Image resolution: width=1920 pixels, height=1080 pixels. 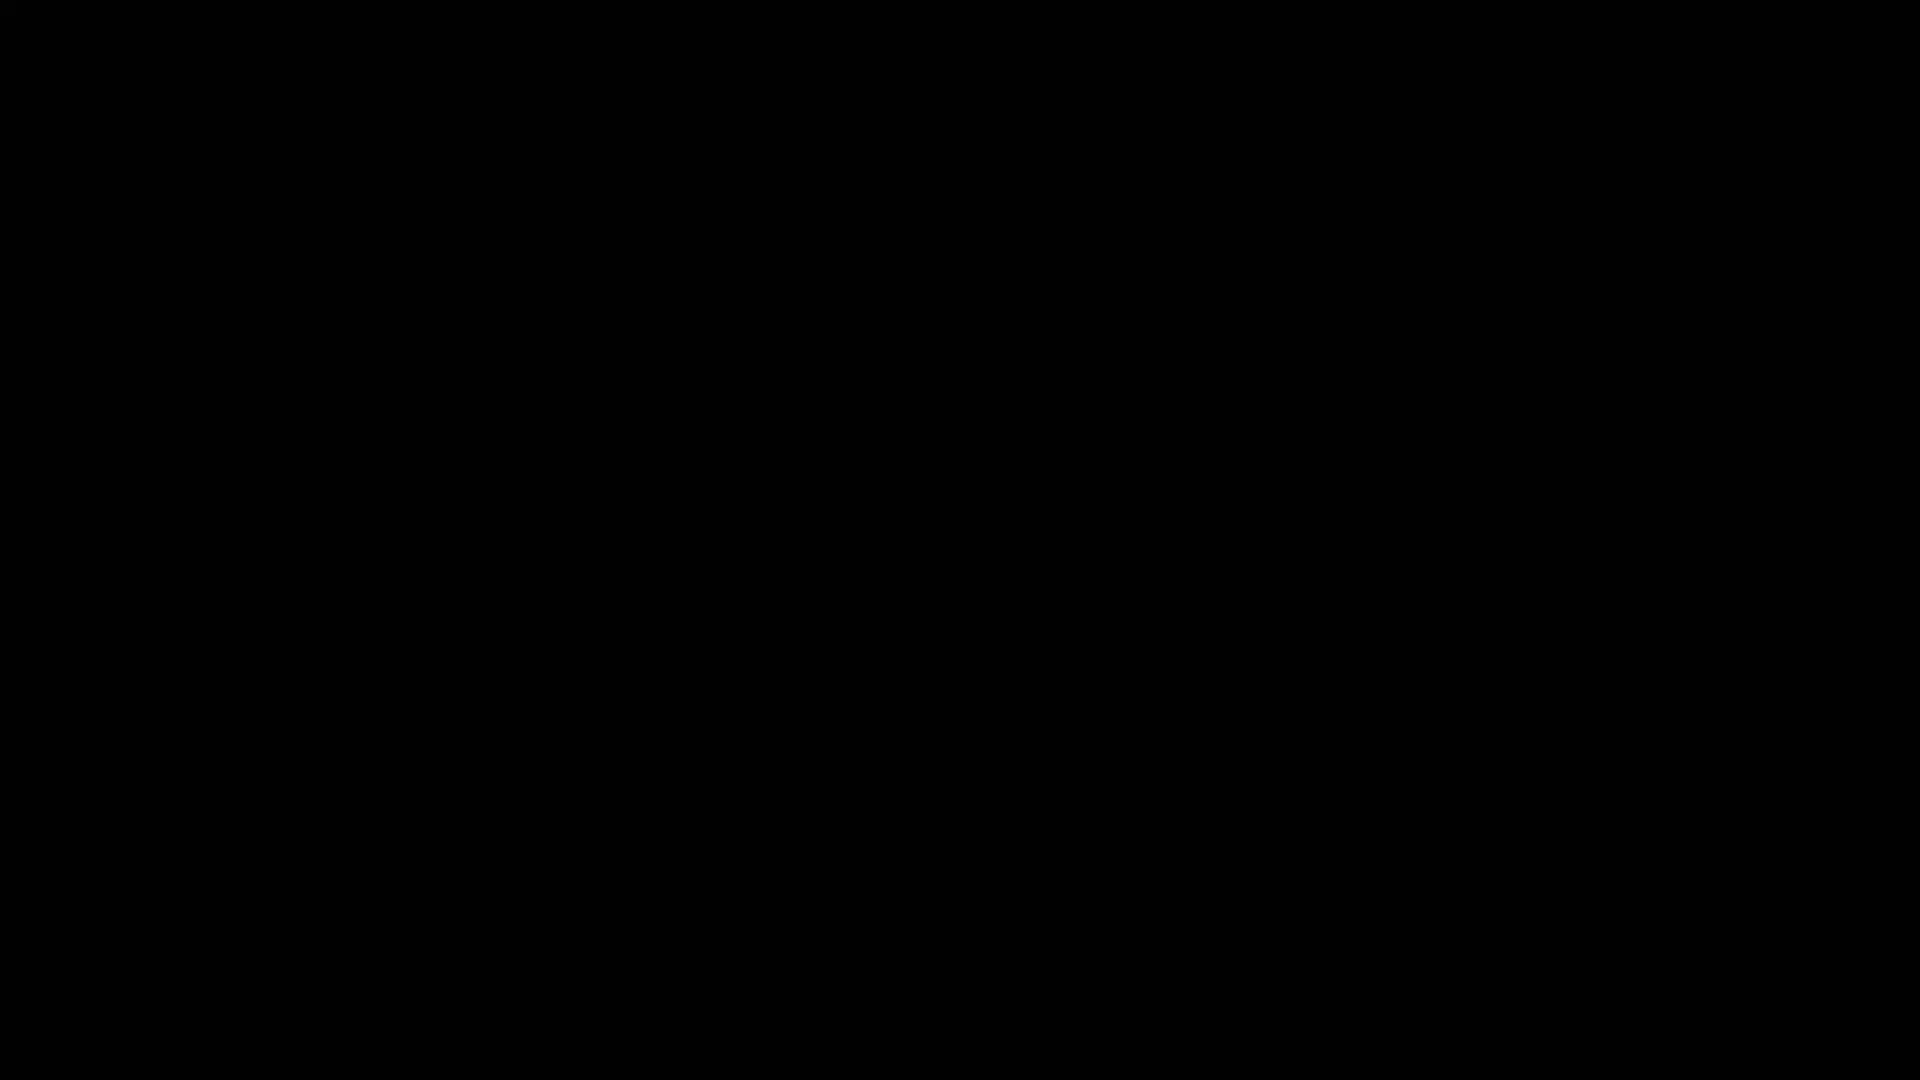 I want to click on unmute, so click(x=1742, y=1023).